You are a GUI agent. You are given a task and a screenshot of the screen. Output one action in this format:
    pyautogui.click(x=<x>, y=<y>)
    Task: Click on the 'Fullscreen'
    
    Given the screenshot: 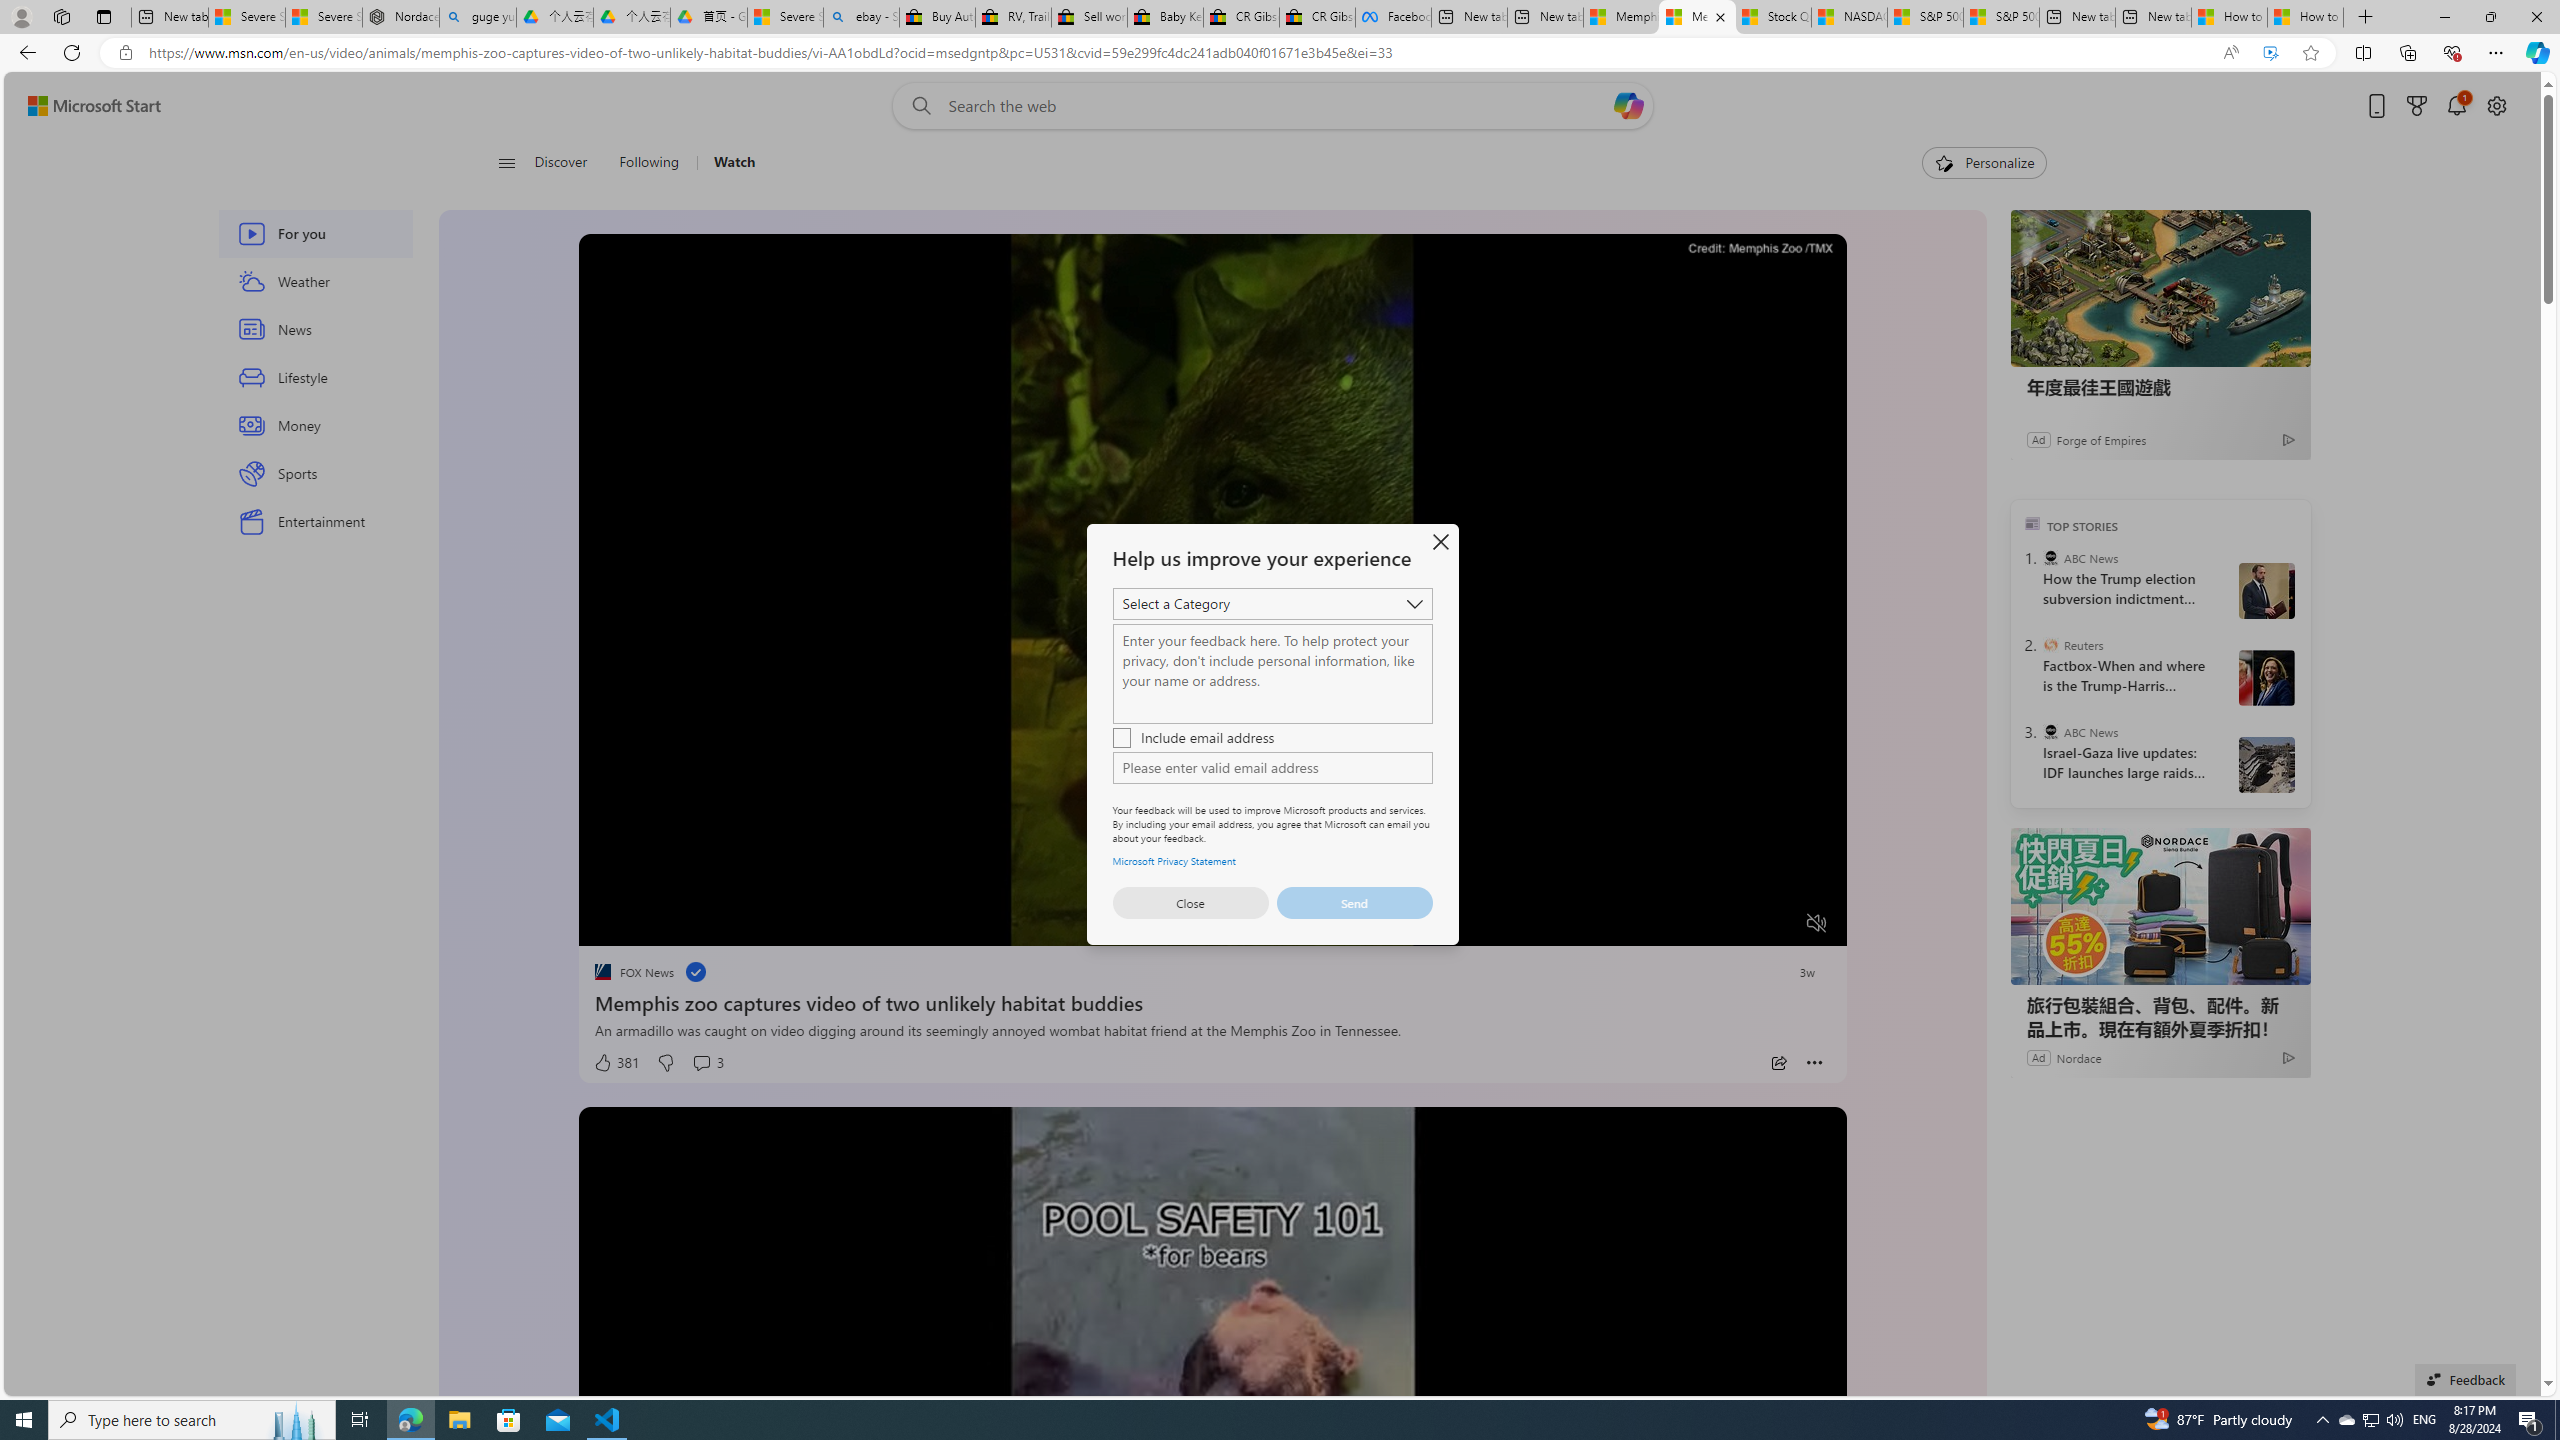 What is the action you would take?
    pyautogui.click(x=1778, y=923)
    